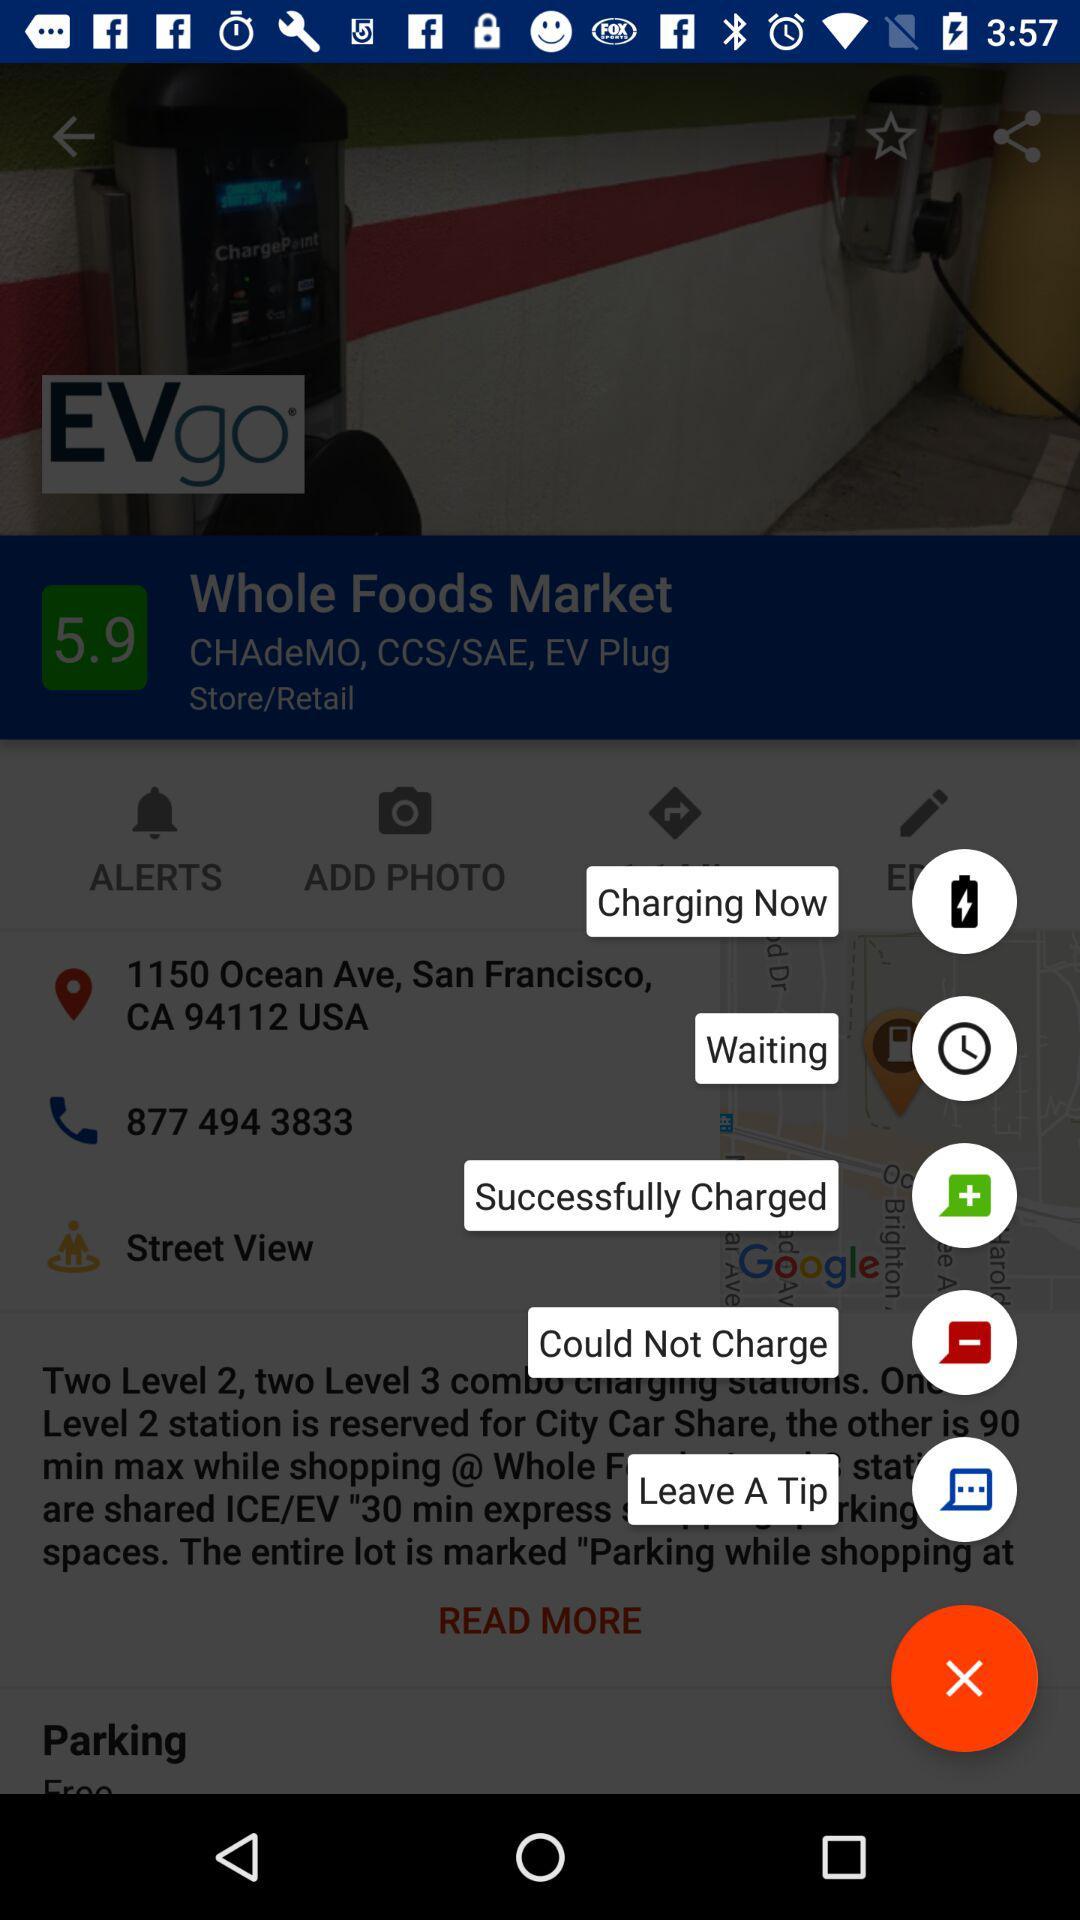  Describe the element at coordinates (651, 1195) in the screenshot. I see `successfully charged item` at that location.